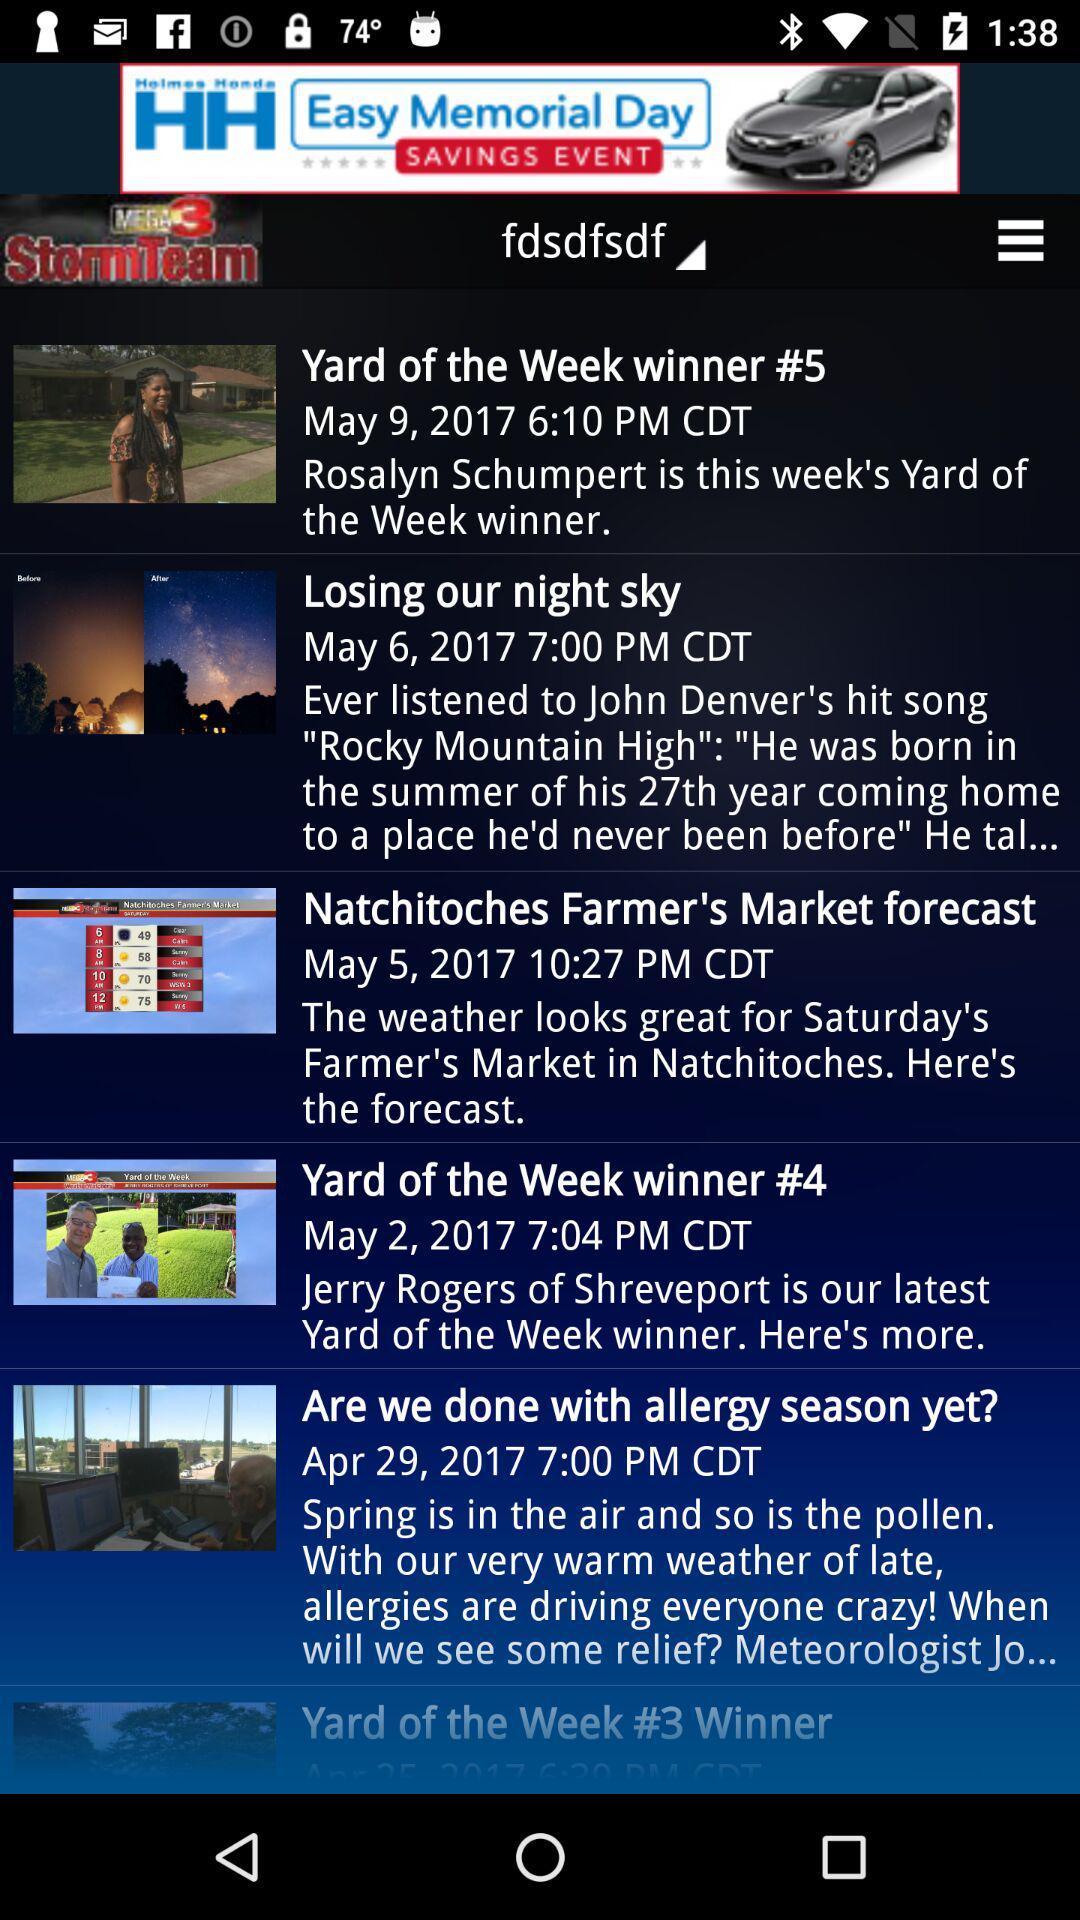 The image size is (1080, 1920). Describe the element at coordinates (540, 127) in the screenshot. I see `choose this` at that location.